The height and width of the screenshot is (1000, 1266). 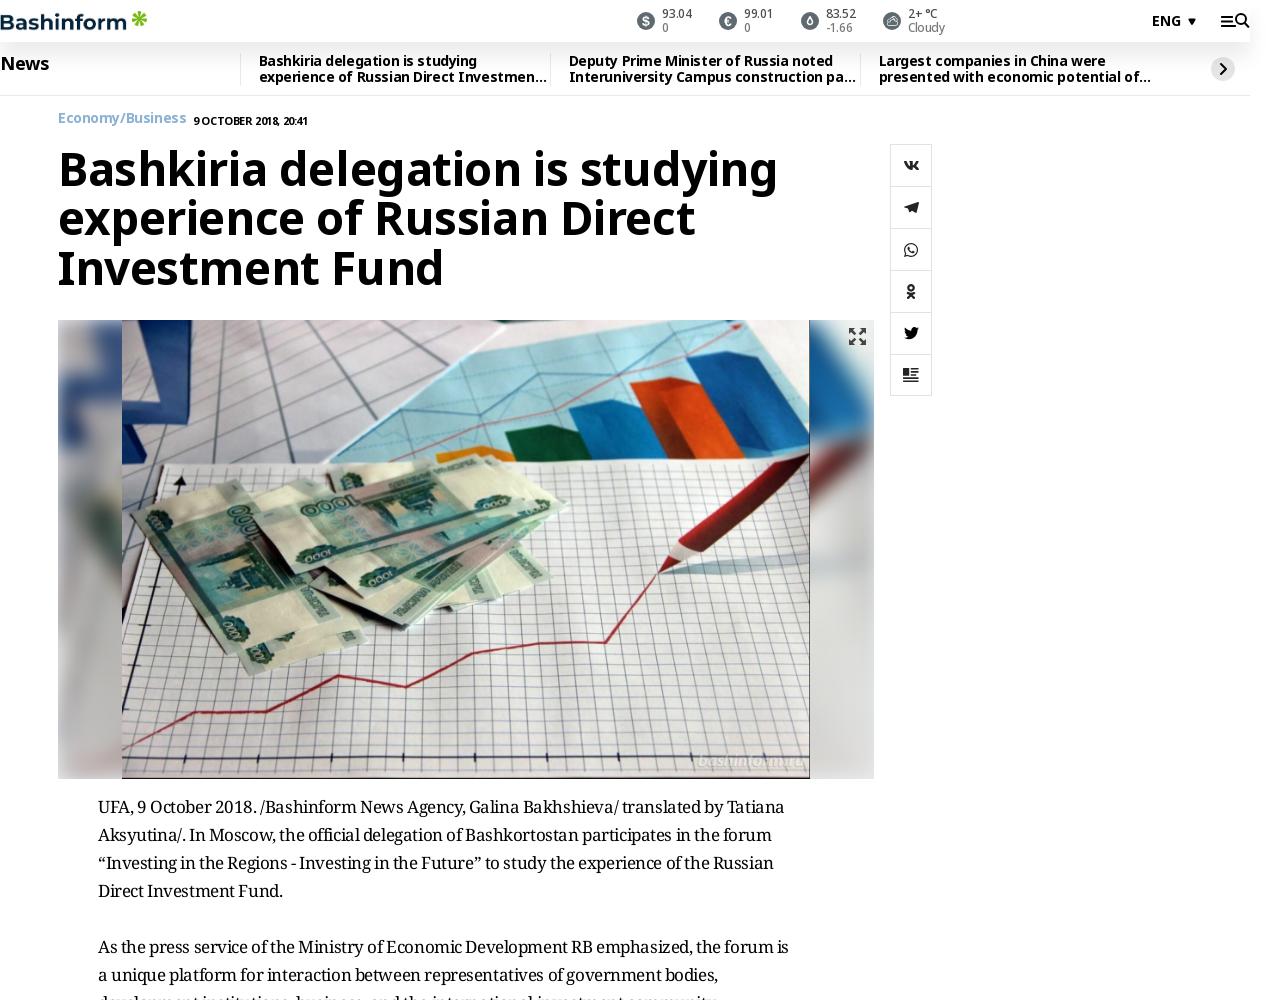 What do you see at coordinates (249, 118) in the screenshot?
I see `'9 October 2018, 20:41'` at bounding box center [249, 118].